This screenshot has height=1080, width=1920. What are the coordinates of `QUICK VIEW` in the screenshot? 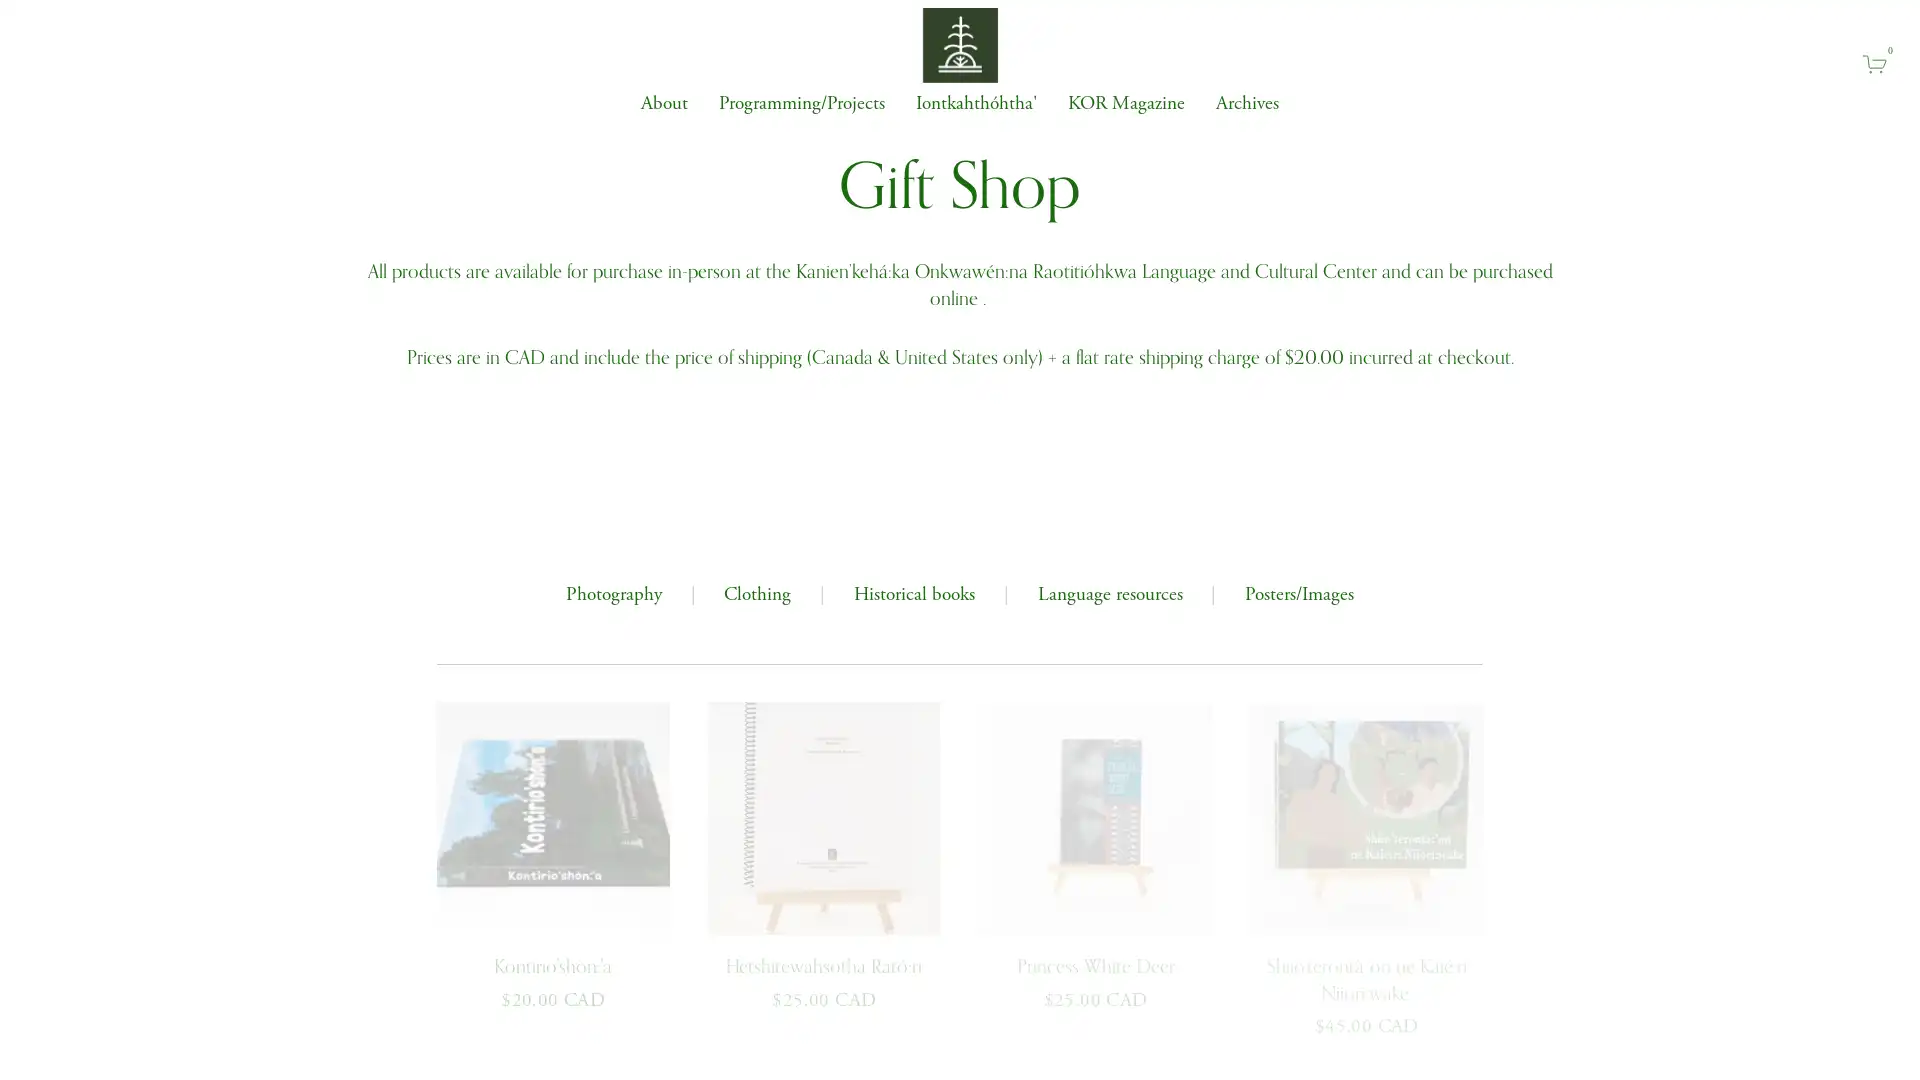 It's located at (1365, 840).